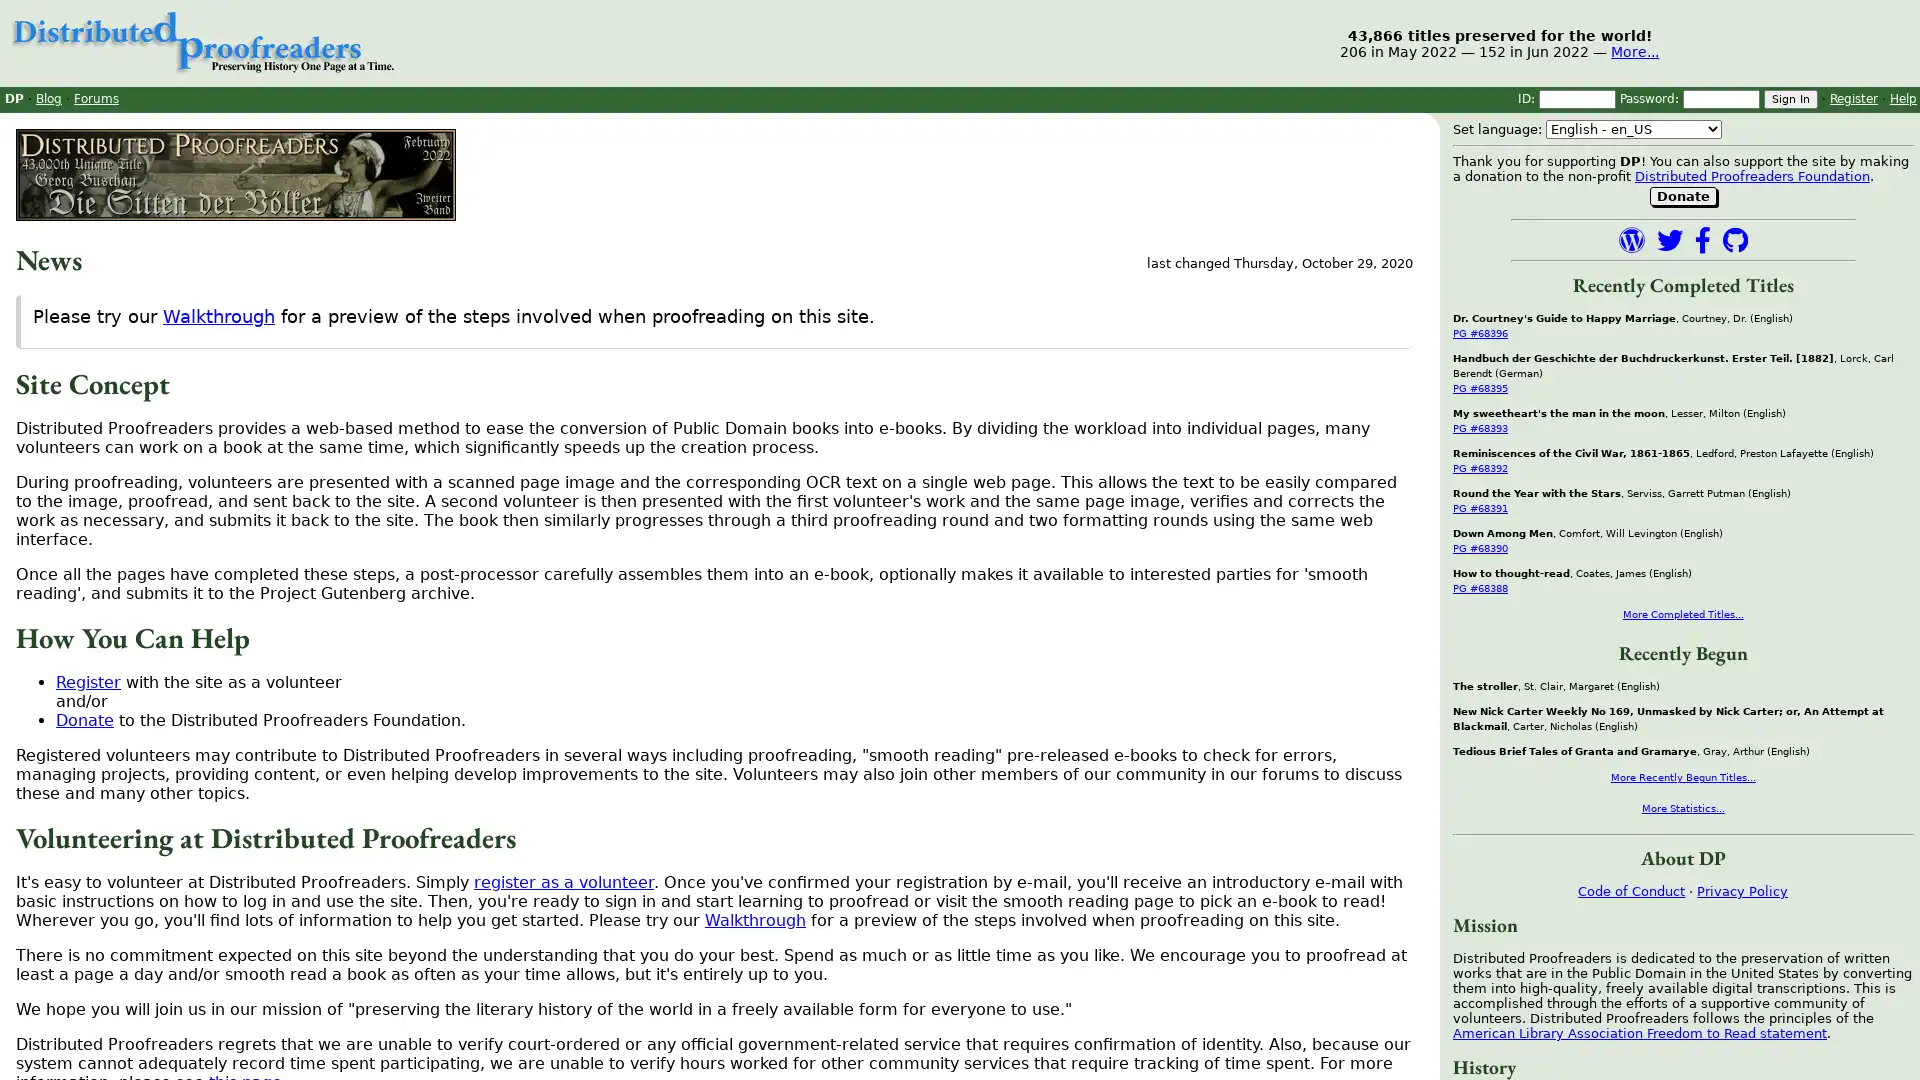 Image resolution: width=1920 pixels, height=1080 pixels. I want to click on Donate, so click(1681, 195).